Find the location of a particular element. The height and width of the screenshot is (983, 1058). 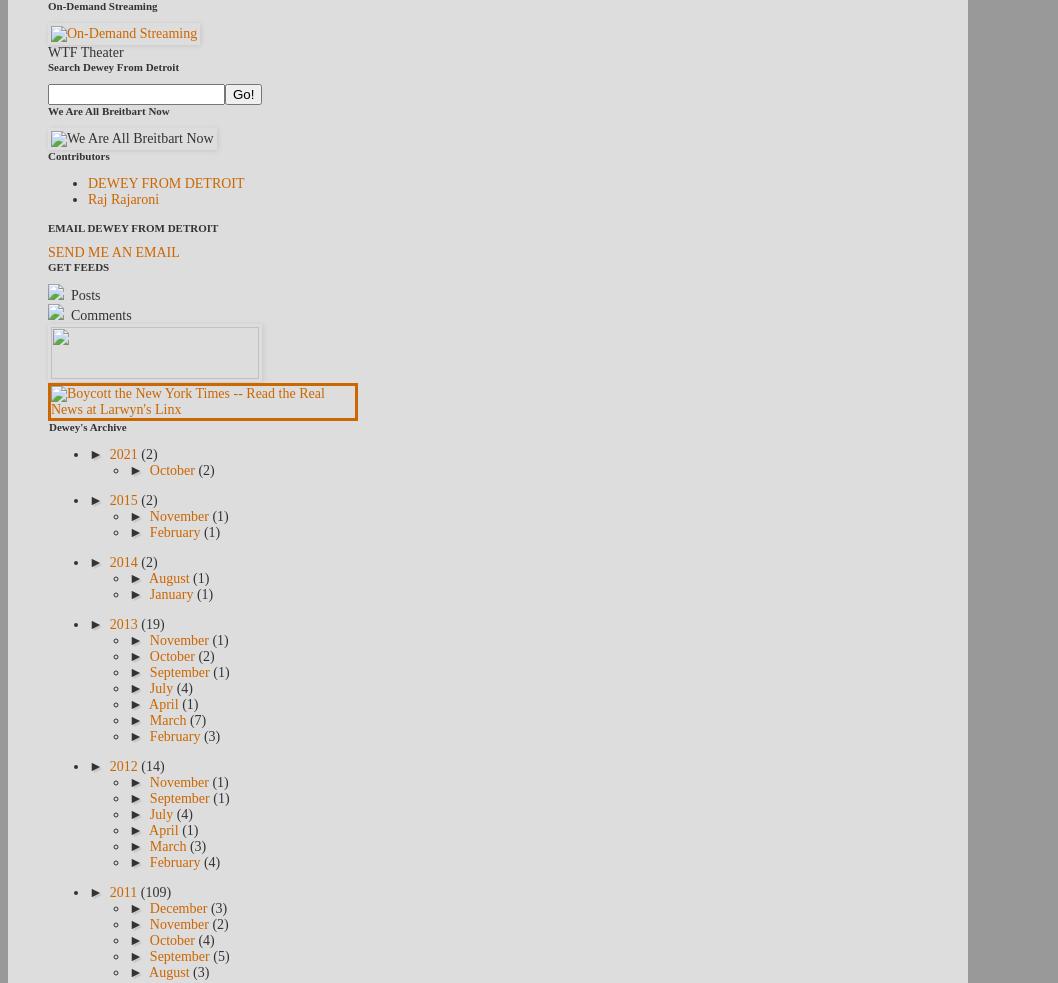

'December' is located at coordinates (179, 908).